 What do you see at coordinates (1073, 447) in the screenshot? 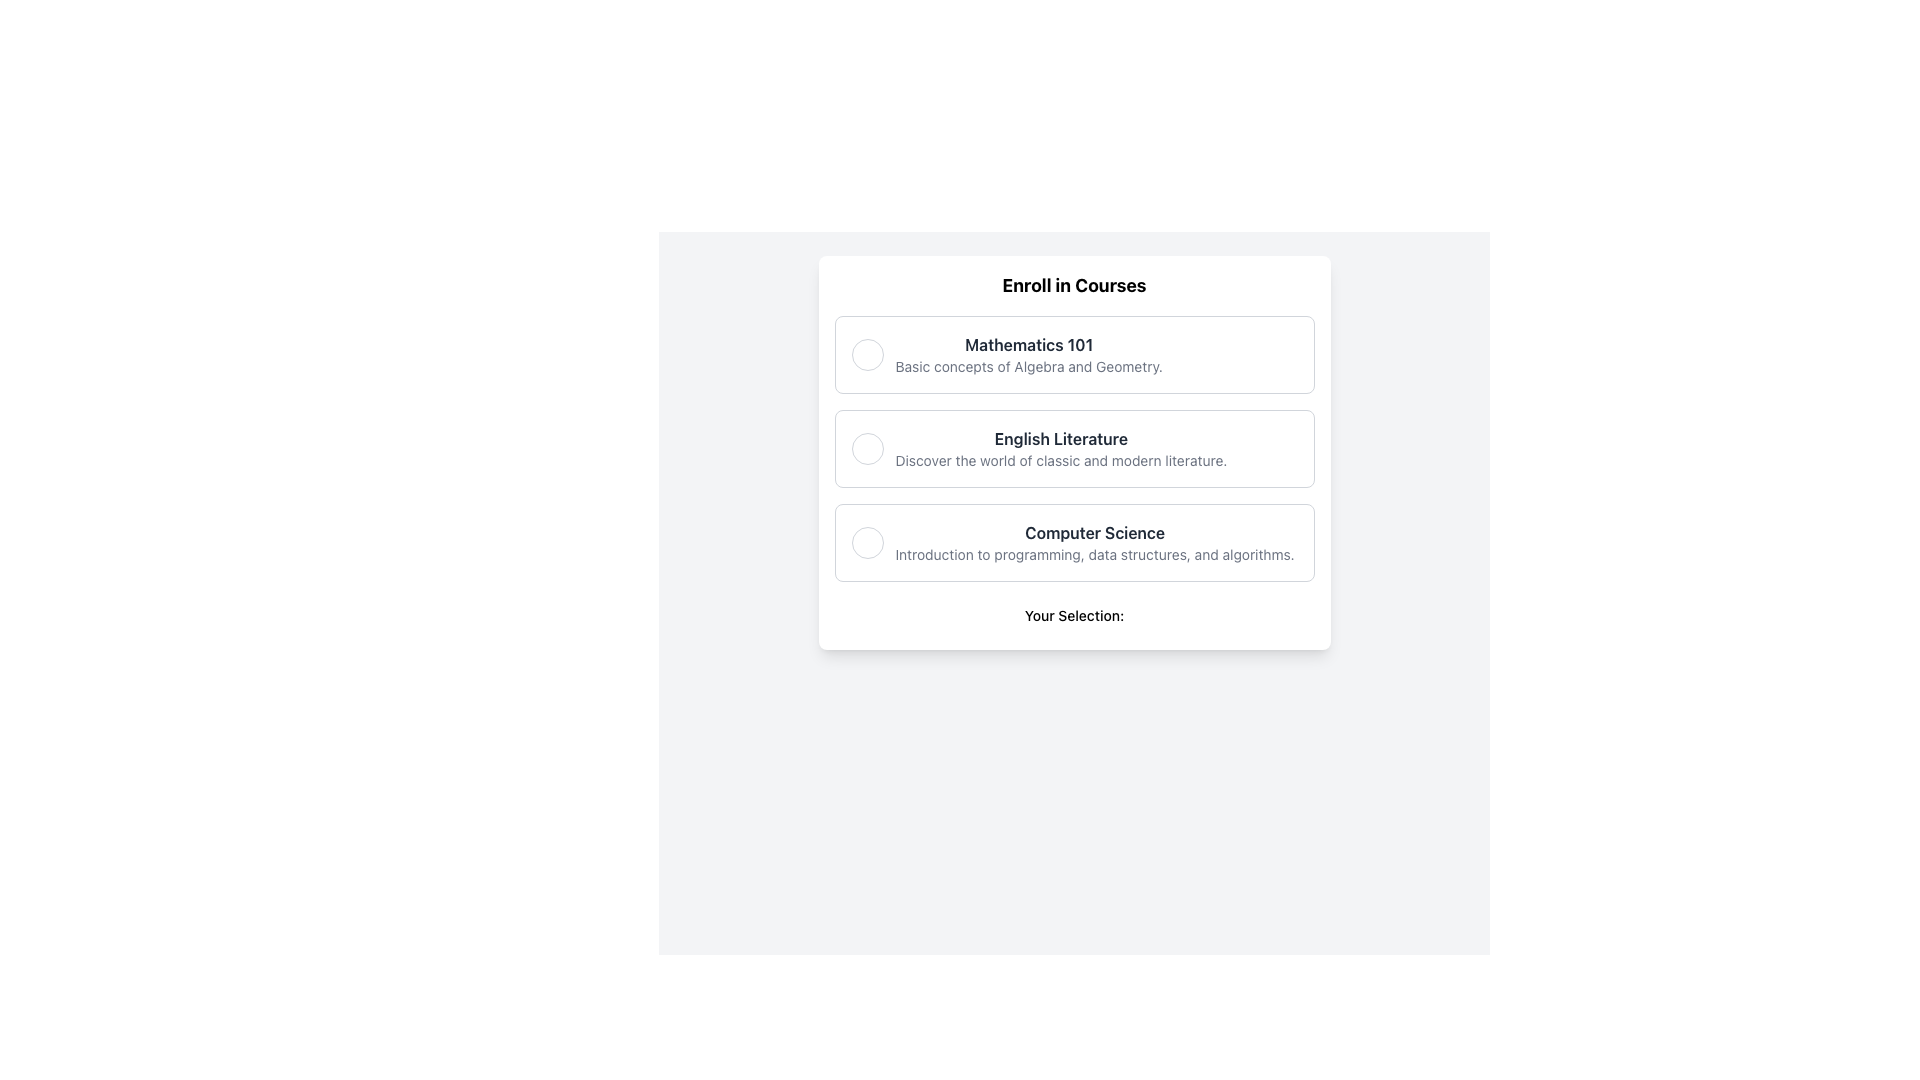
I see `the 'English Literature' card` at bounding box center [1073, 447].